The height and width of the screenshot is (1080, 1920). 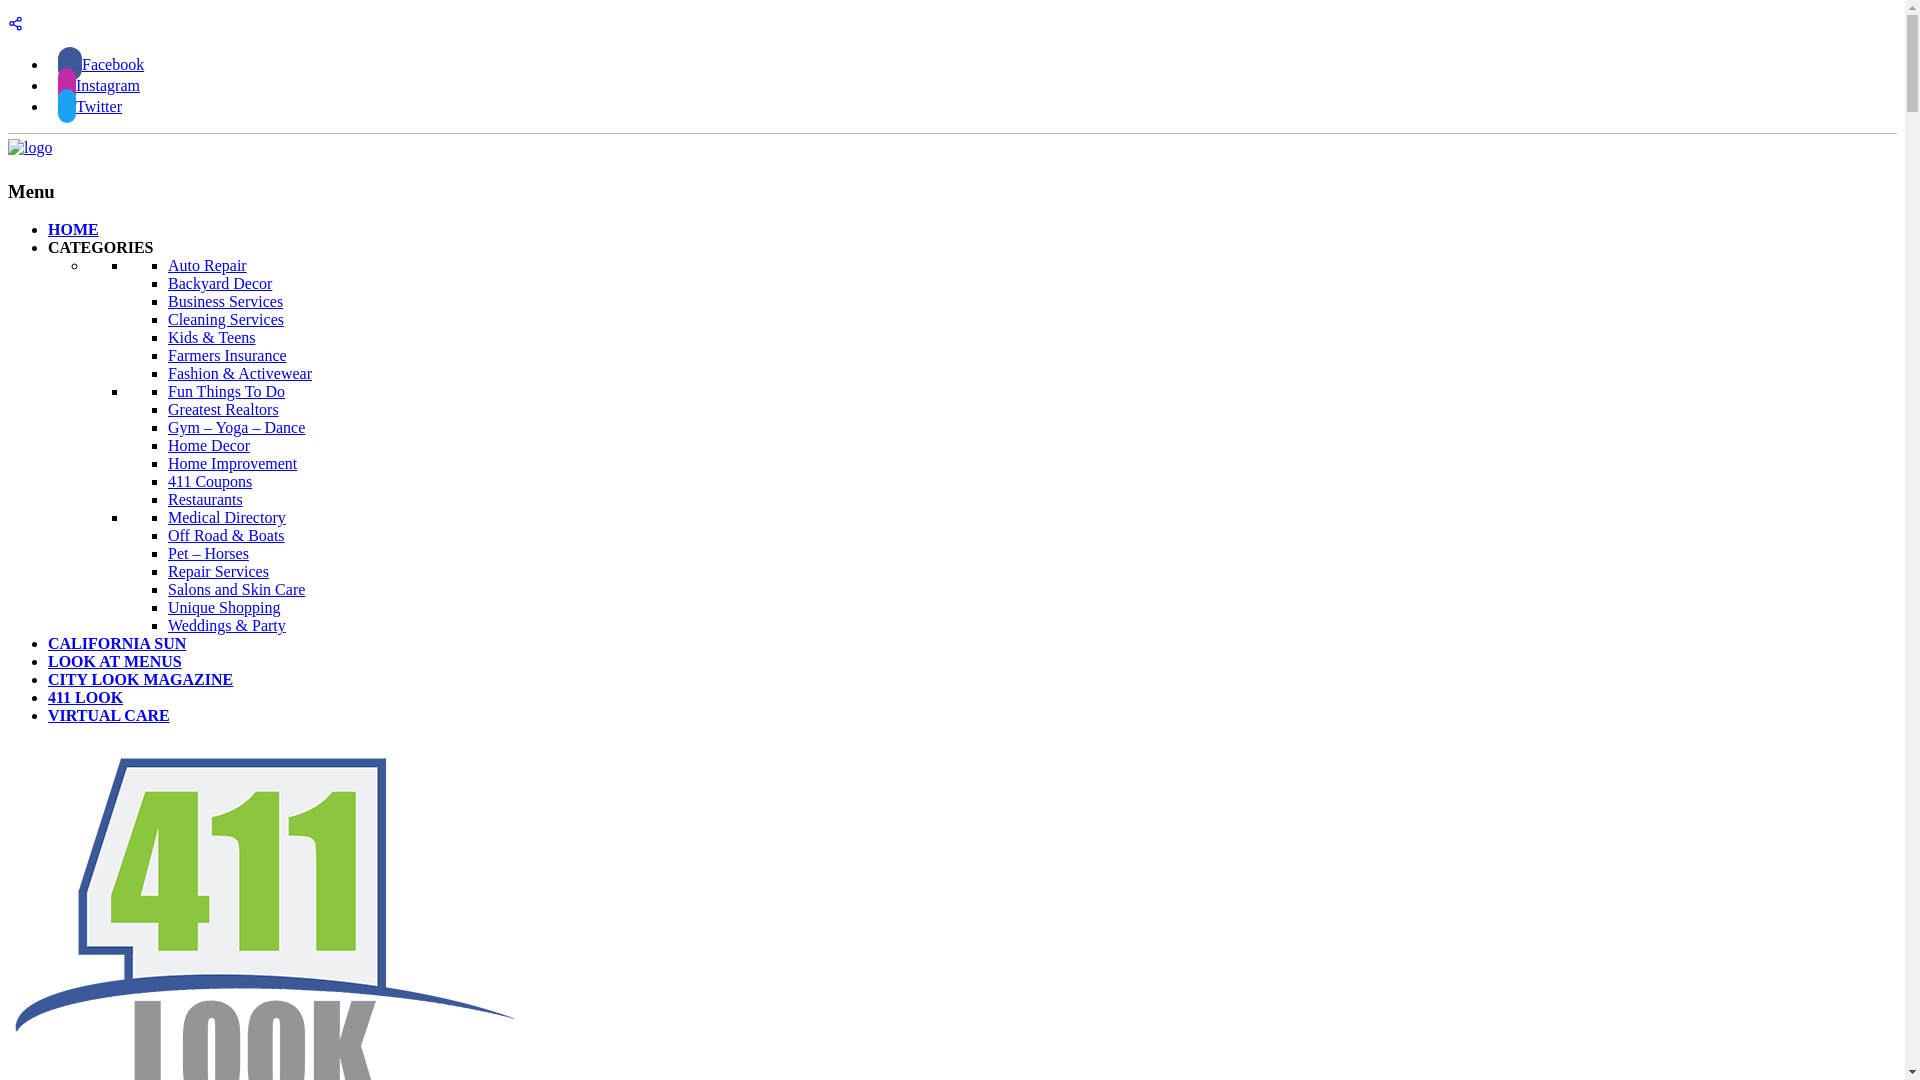 I want to click on '411 Coupons', so click(x=210, y=481).